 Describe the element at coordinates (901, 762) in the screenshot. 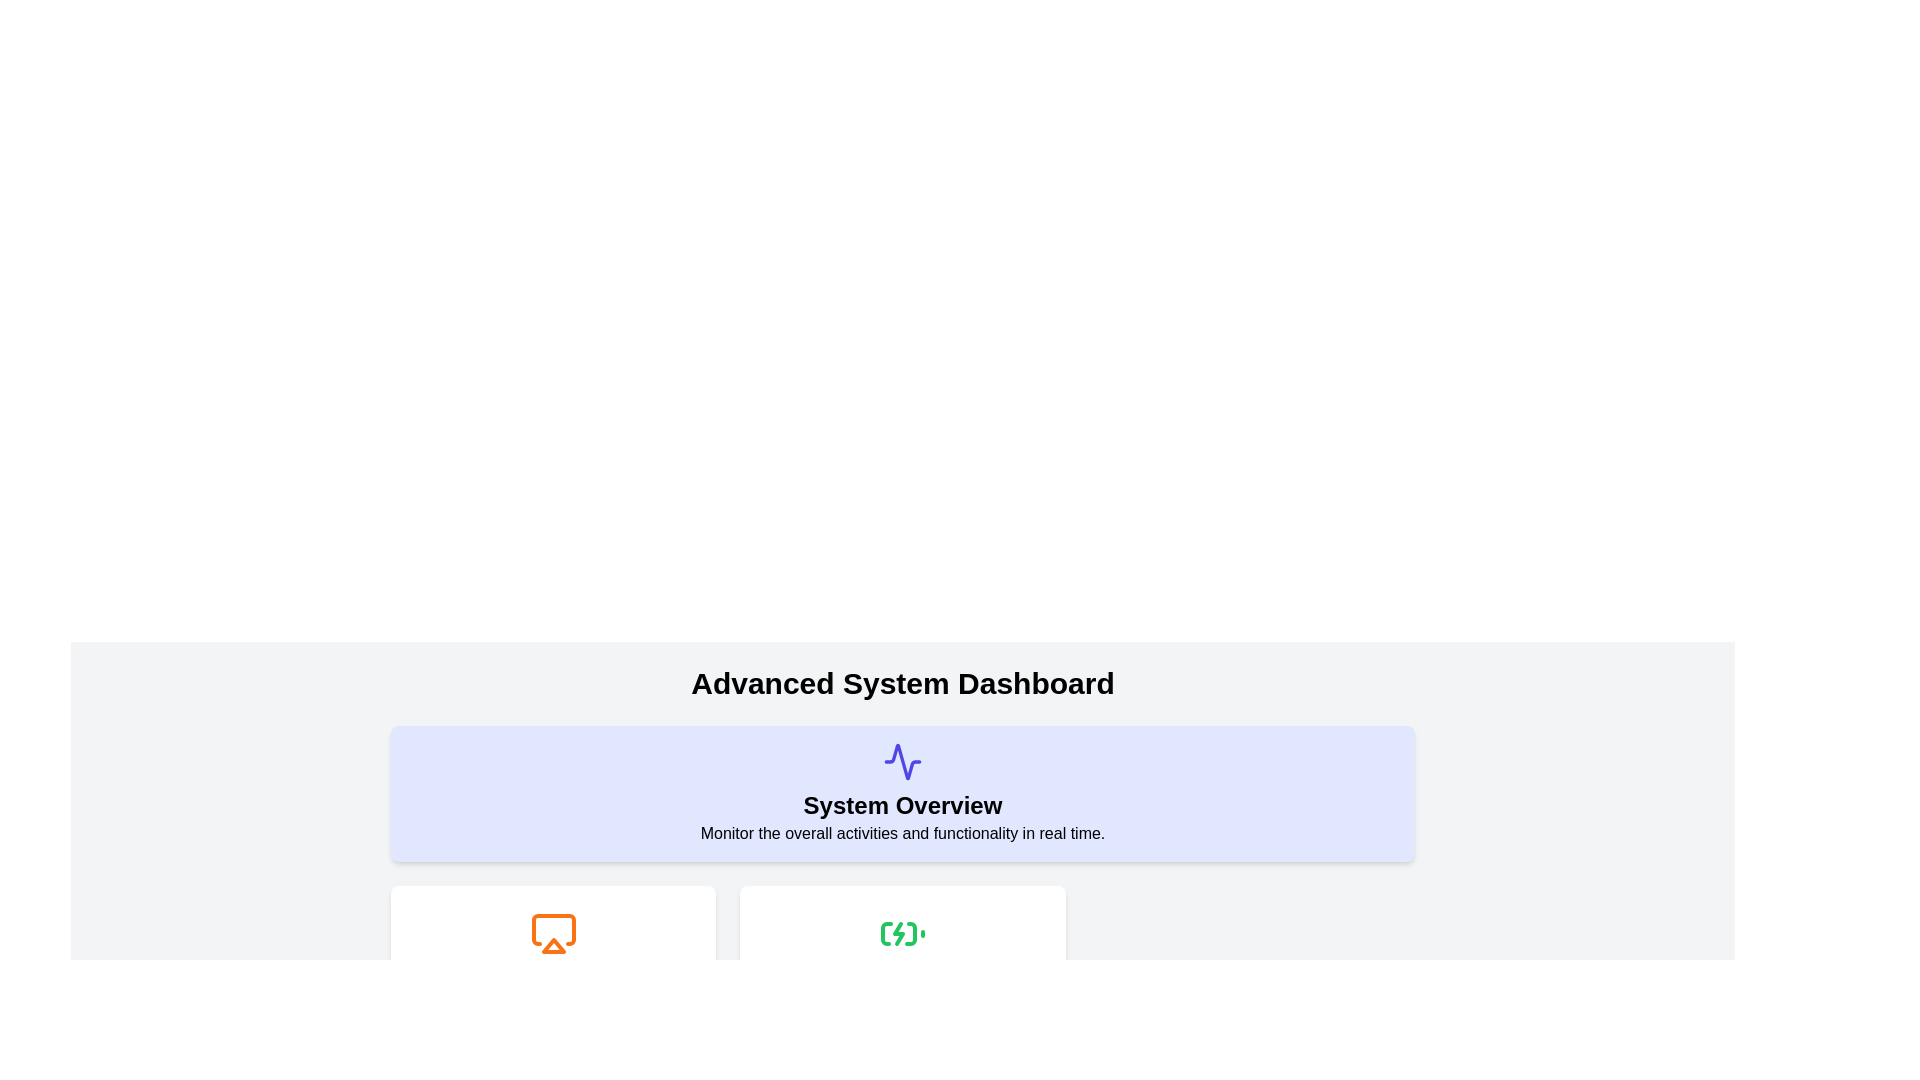

I see `the SVG graphical icon representing activity or signal monitoring located centrally within the light blue area at the top of the 'System Overview' section` at that location.